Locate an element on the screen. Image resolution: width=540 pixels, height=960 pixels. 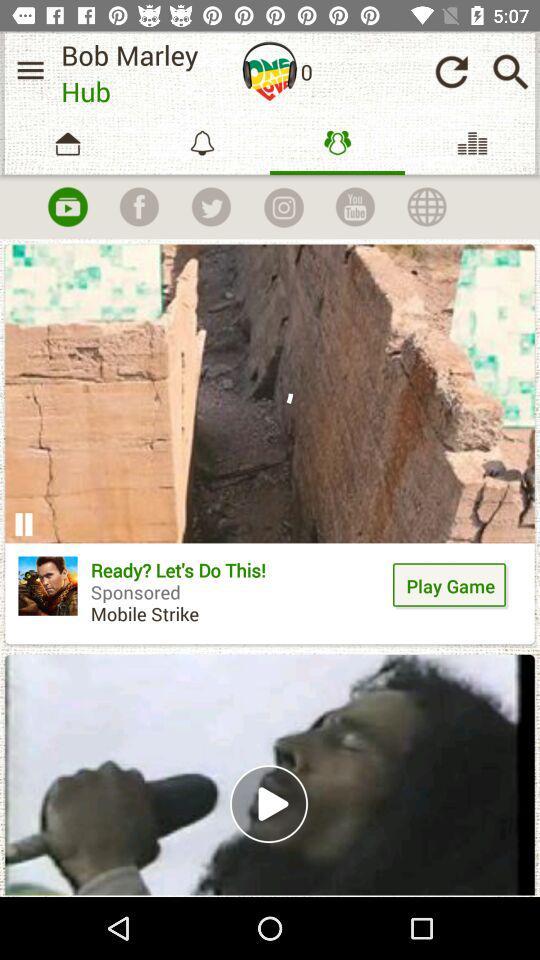
tap the youtube icon is located at coordinates (67, 206).